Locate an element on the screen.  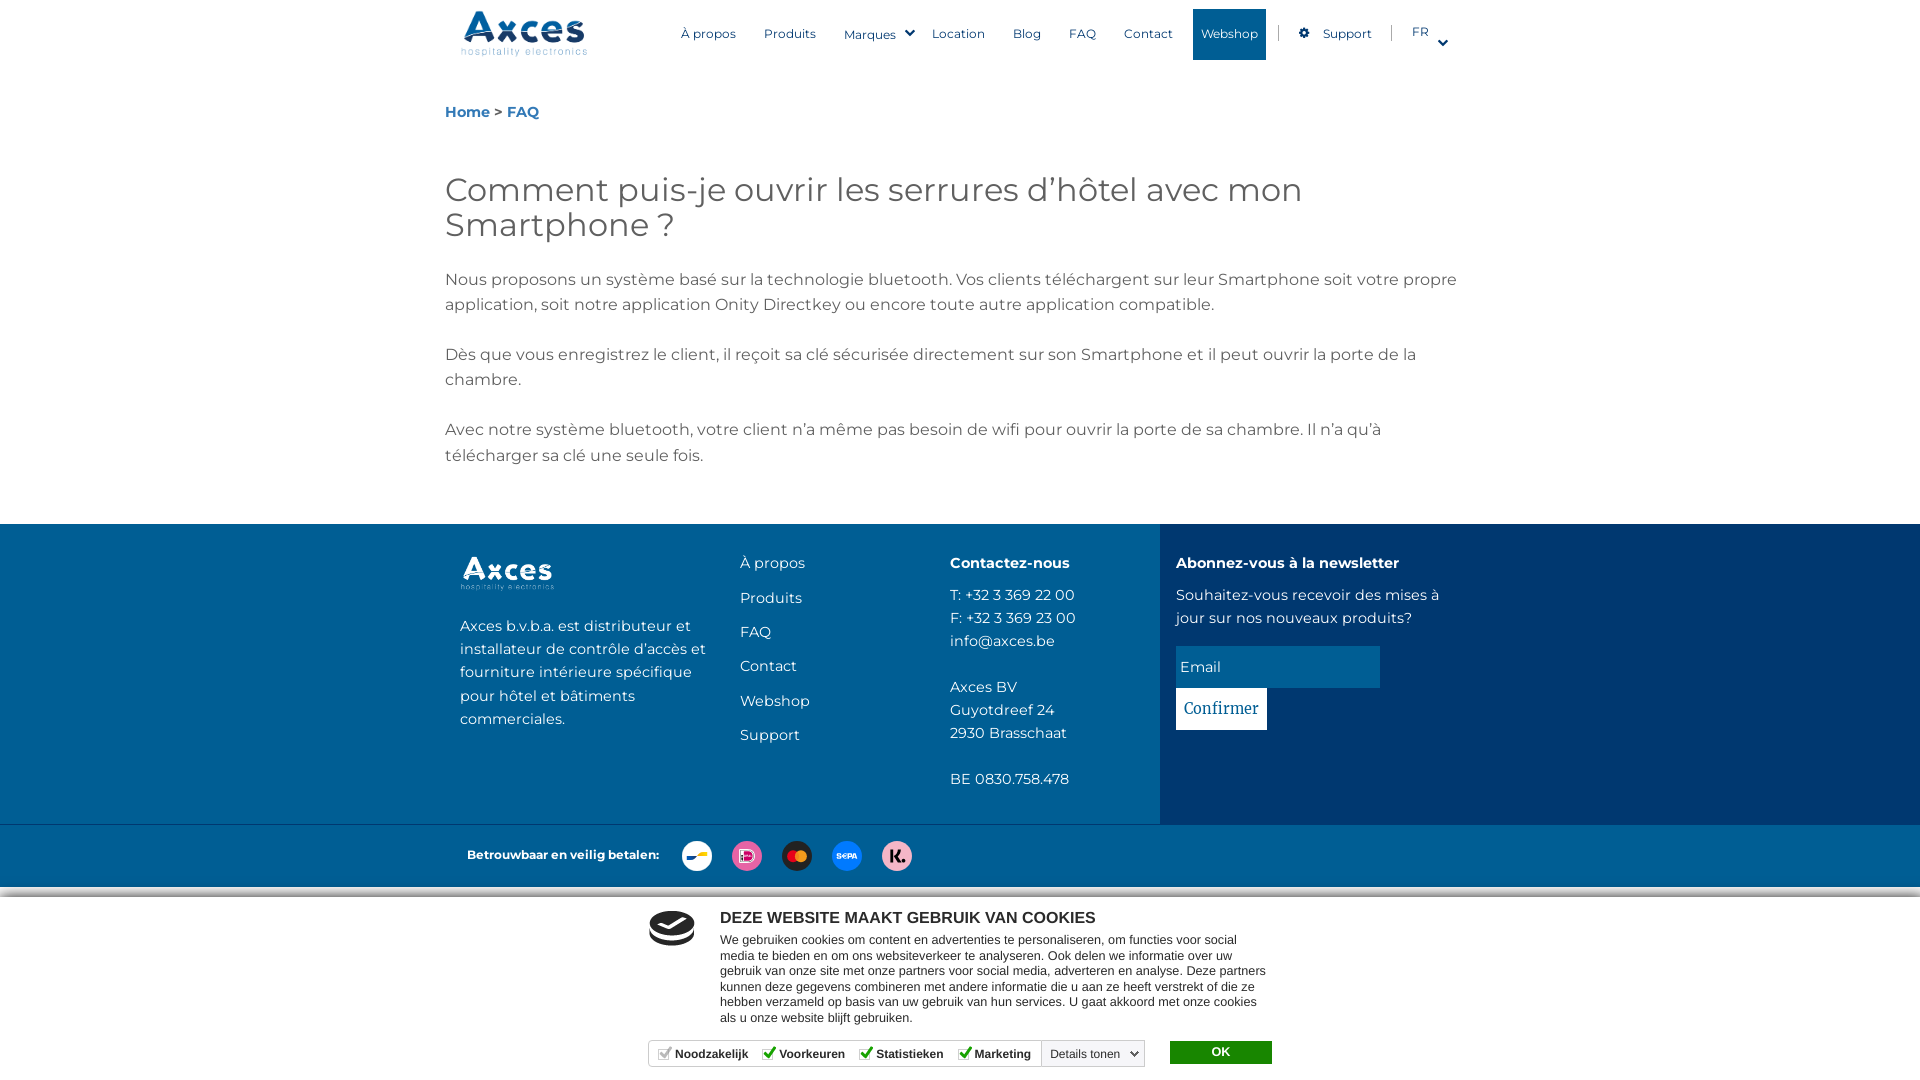
'+32 3 369 22 00' is located at coordinates (1019, 593).